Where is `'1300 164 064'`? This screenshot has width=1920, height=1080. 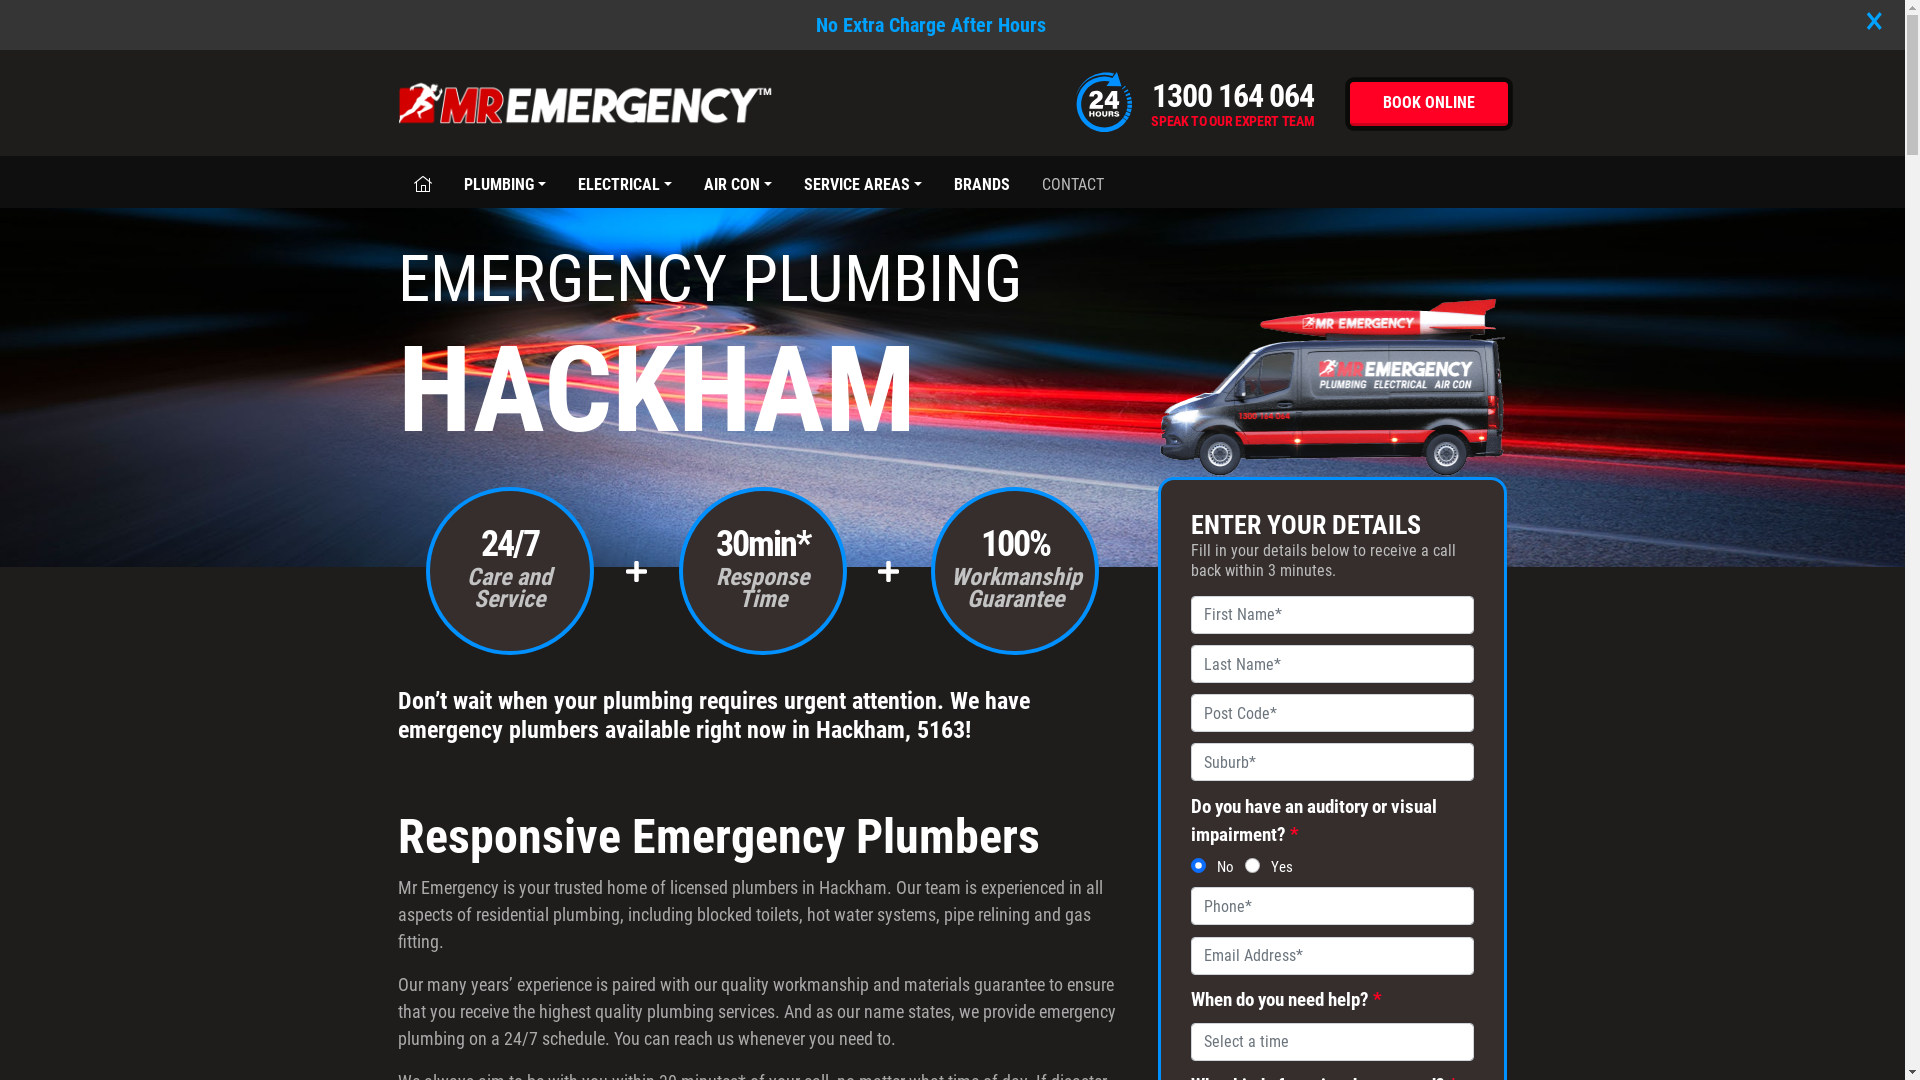
'1300 164 064' is located at coordinates (1152, 96).